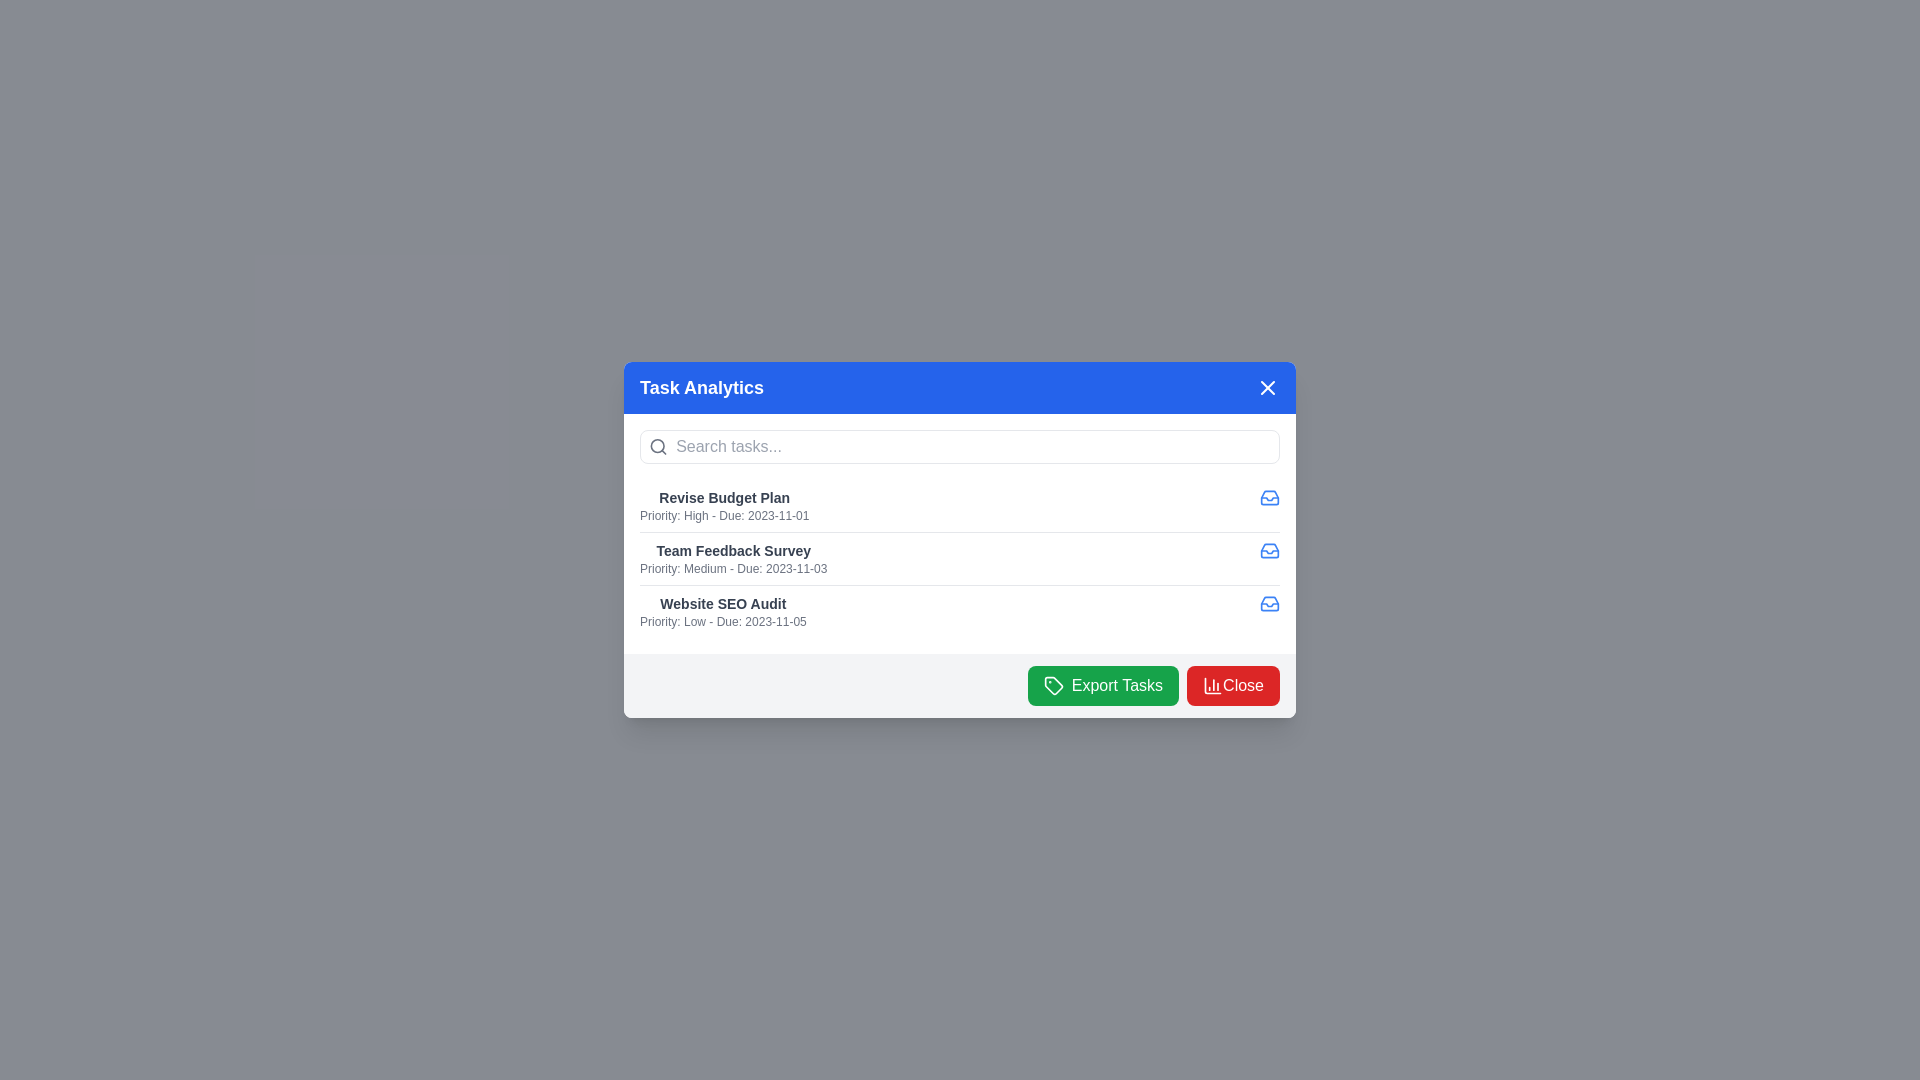  I want to click on the inbox icon with a blue outline, located to the right of the 'Team Feedback Survey' text, so click(1269, 551).